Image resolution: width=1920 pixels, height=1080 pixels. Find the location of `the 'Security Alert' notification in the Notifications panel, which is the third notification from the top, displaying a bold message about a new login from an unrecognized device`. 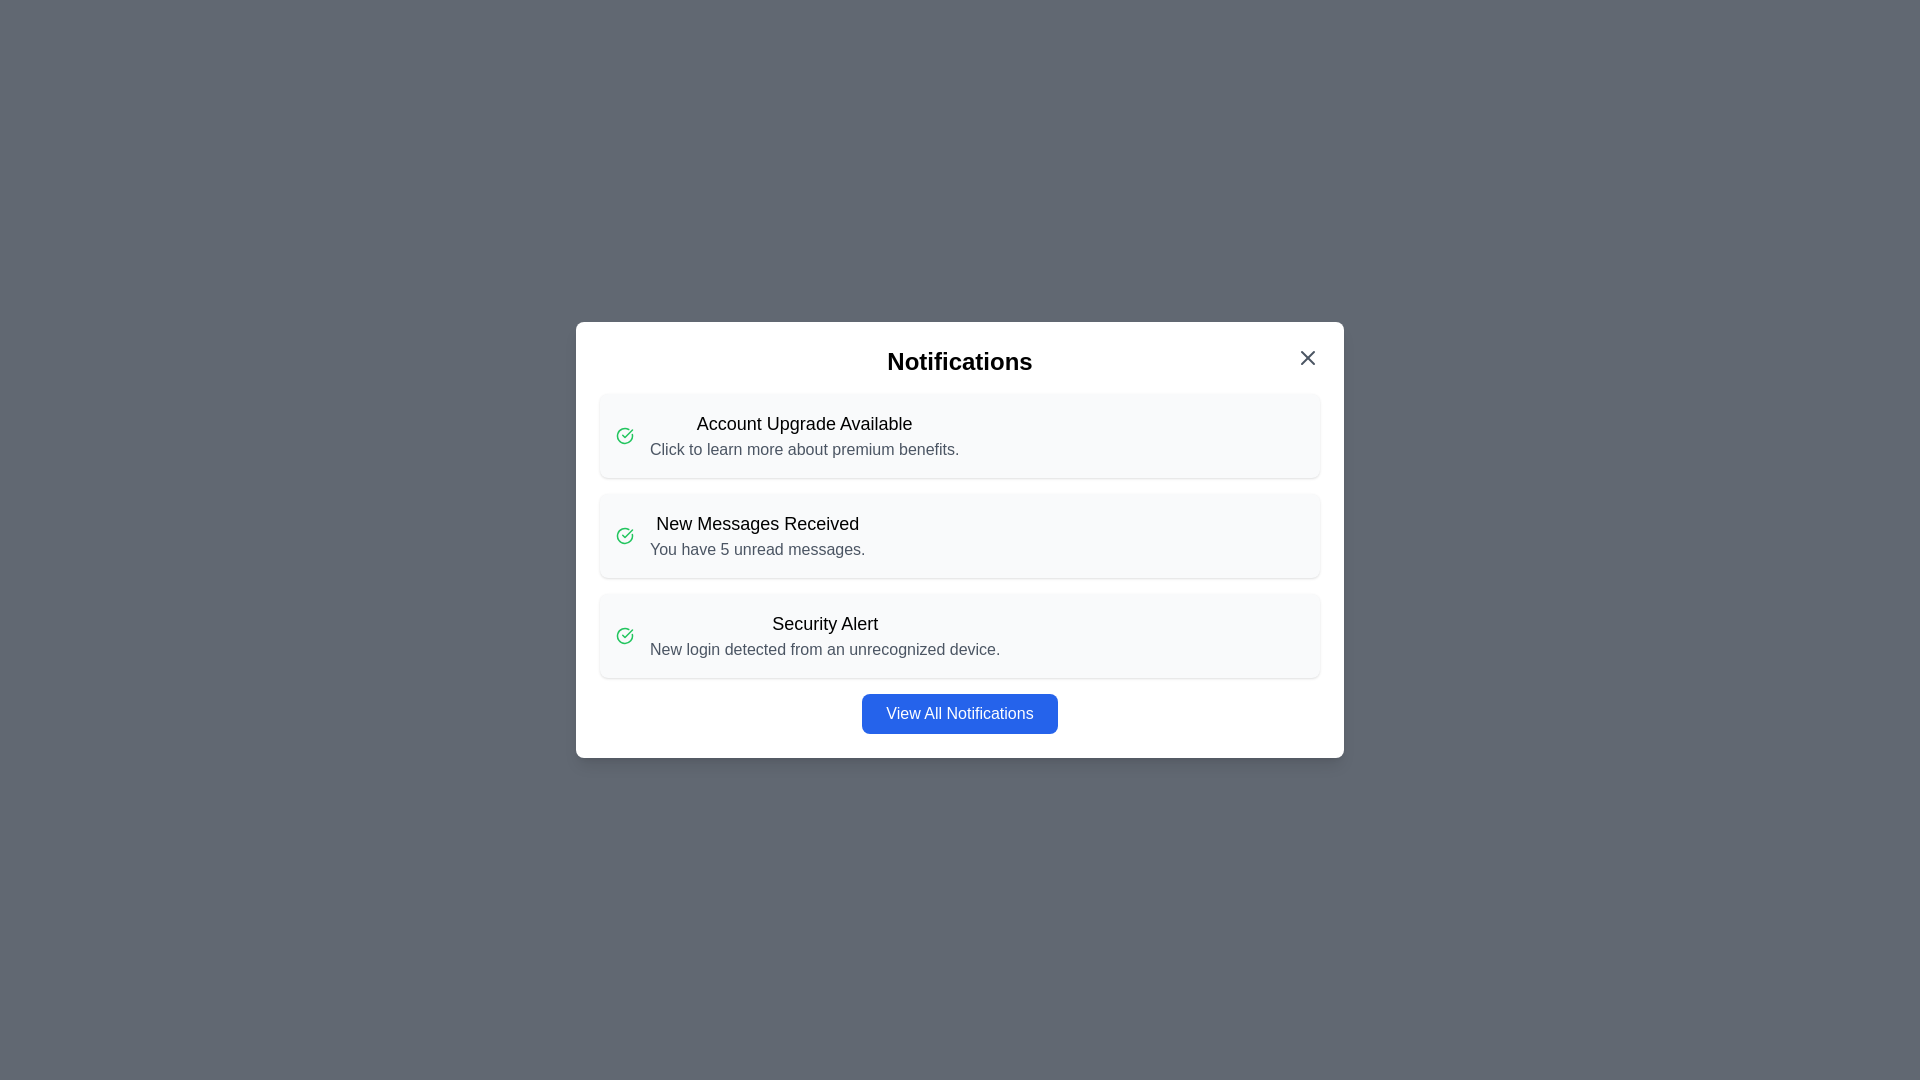

the 'Security Alert' notification in the Notifications panel, which is the third notification from the top, displaying a bold message about a new login from an unrecognized device is located at coordinates (825, 636).